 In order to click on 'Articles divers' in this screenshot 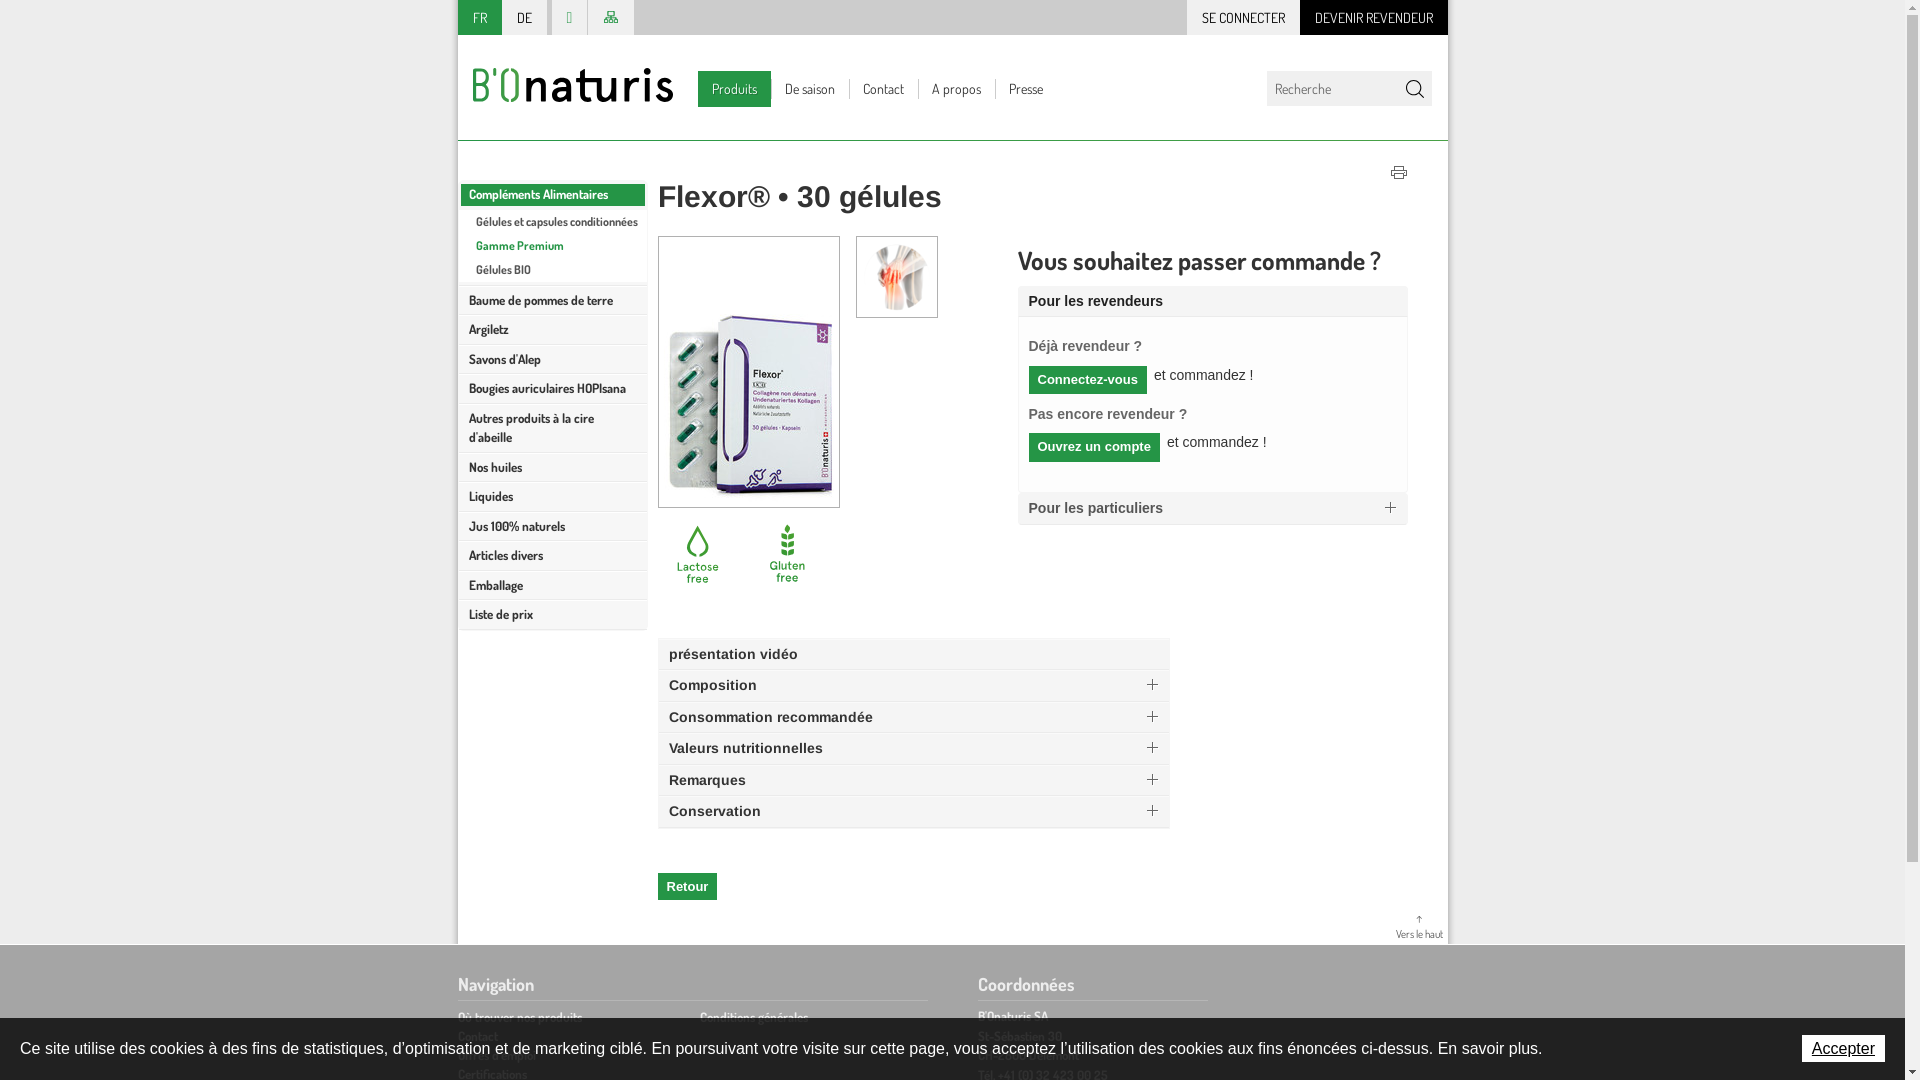, I will do `click(552, 555)`.